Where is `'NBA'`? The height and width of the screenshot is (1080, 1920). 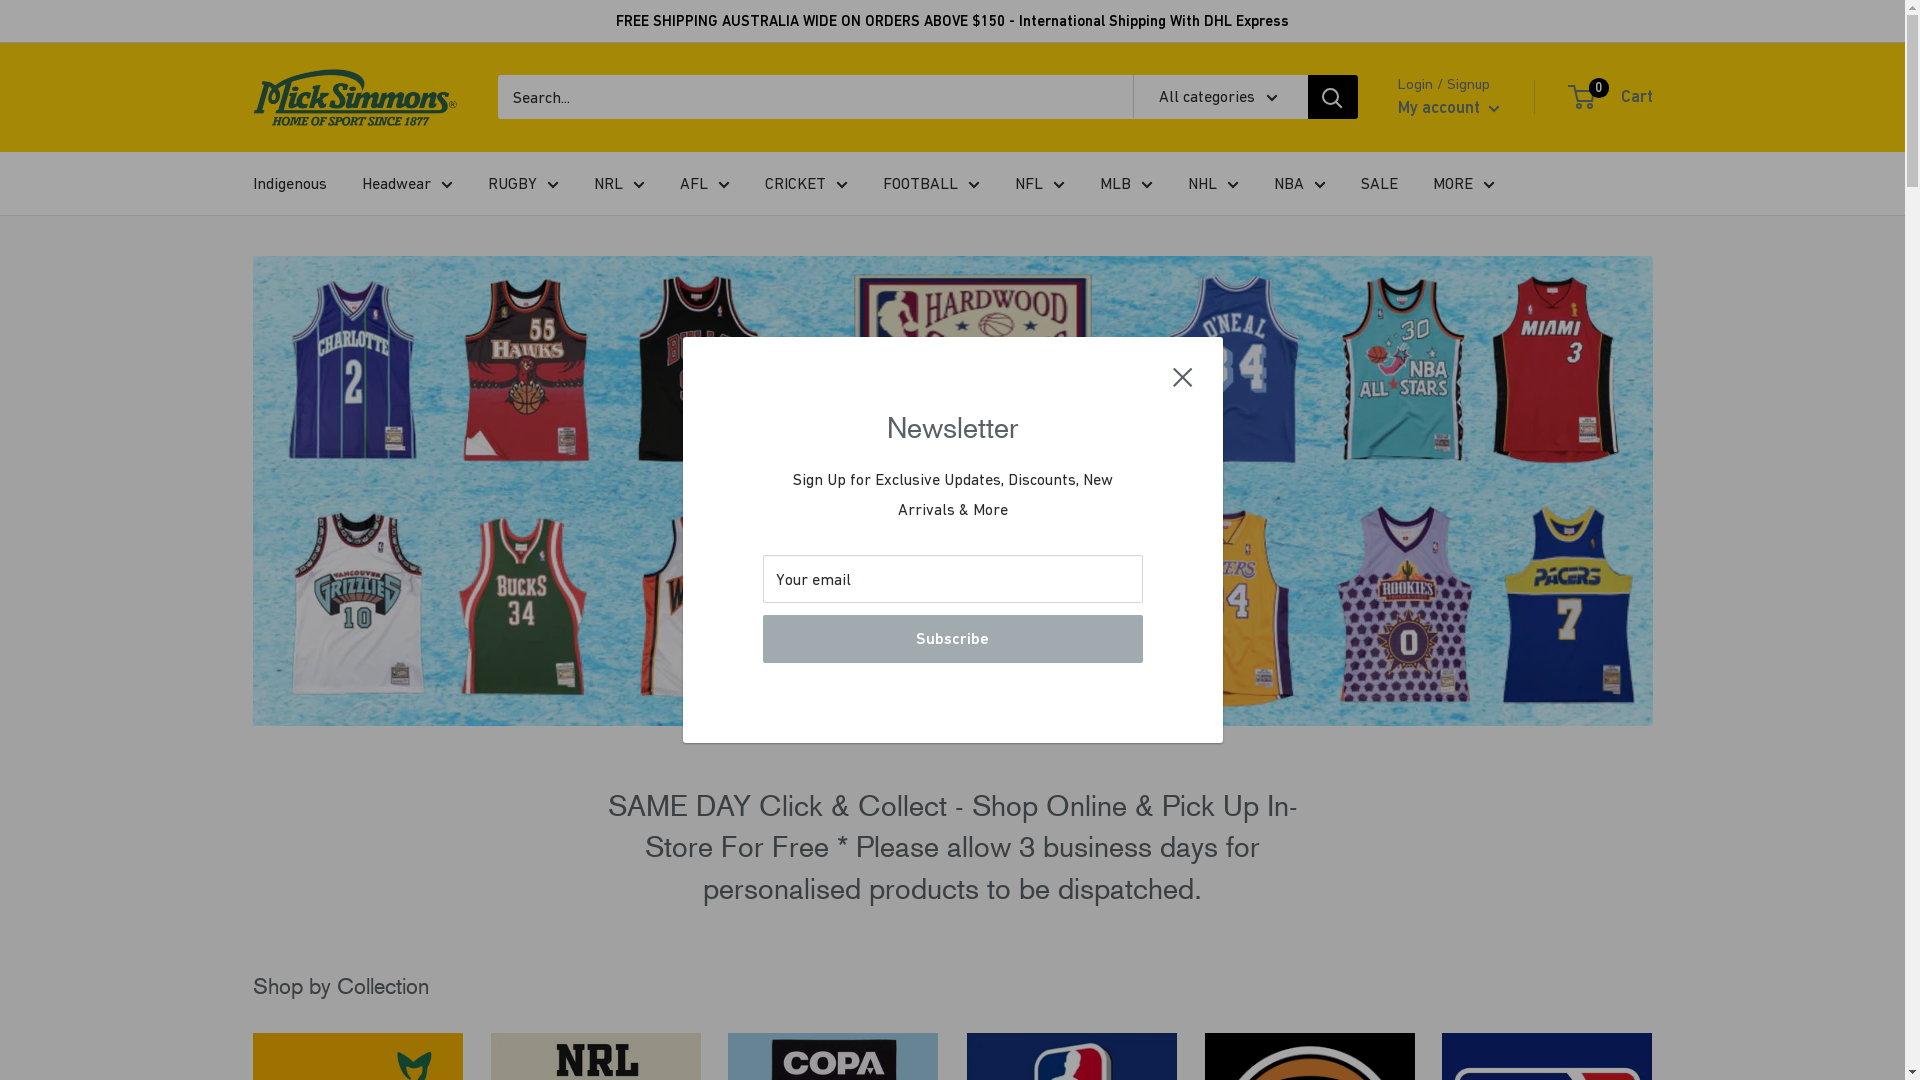
'NBA' is located at coordinates (1272, 184).